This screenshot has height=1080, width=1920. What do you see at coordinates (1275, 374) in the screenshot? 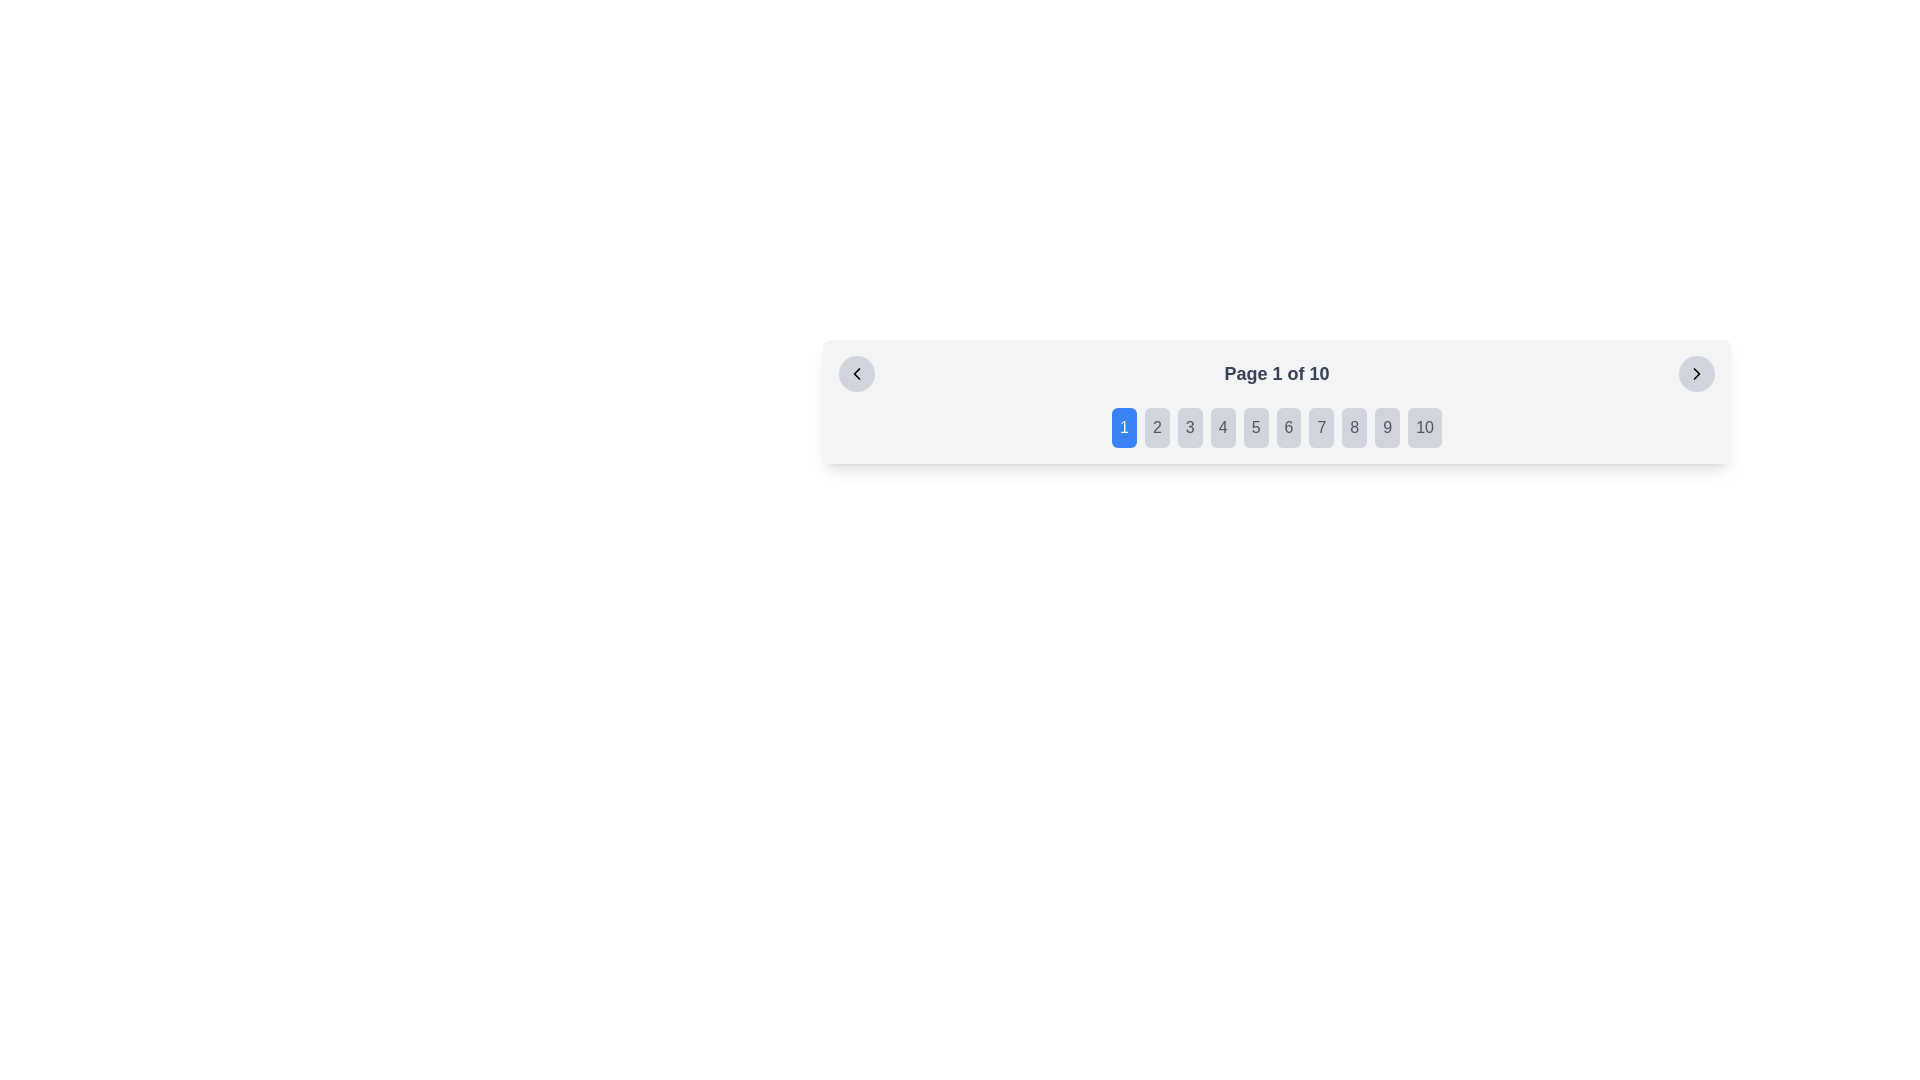
I see `the text label that displays the current page number and total pages in the pagination toolbar, located centrally between the navigational buttons` at bounding box center [1275, 374].